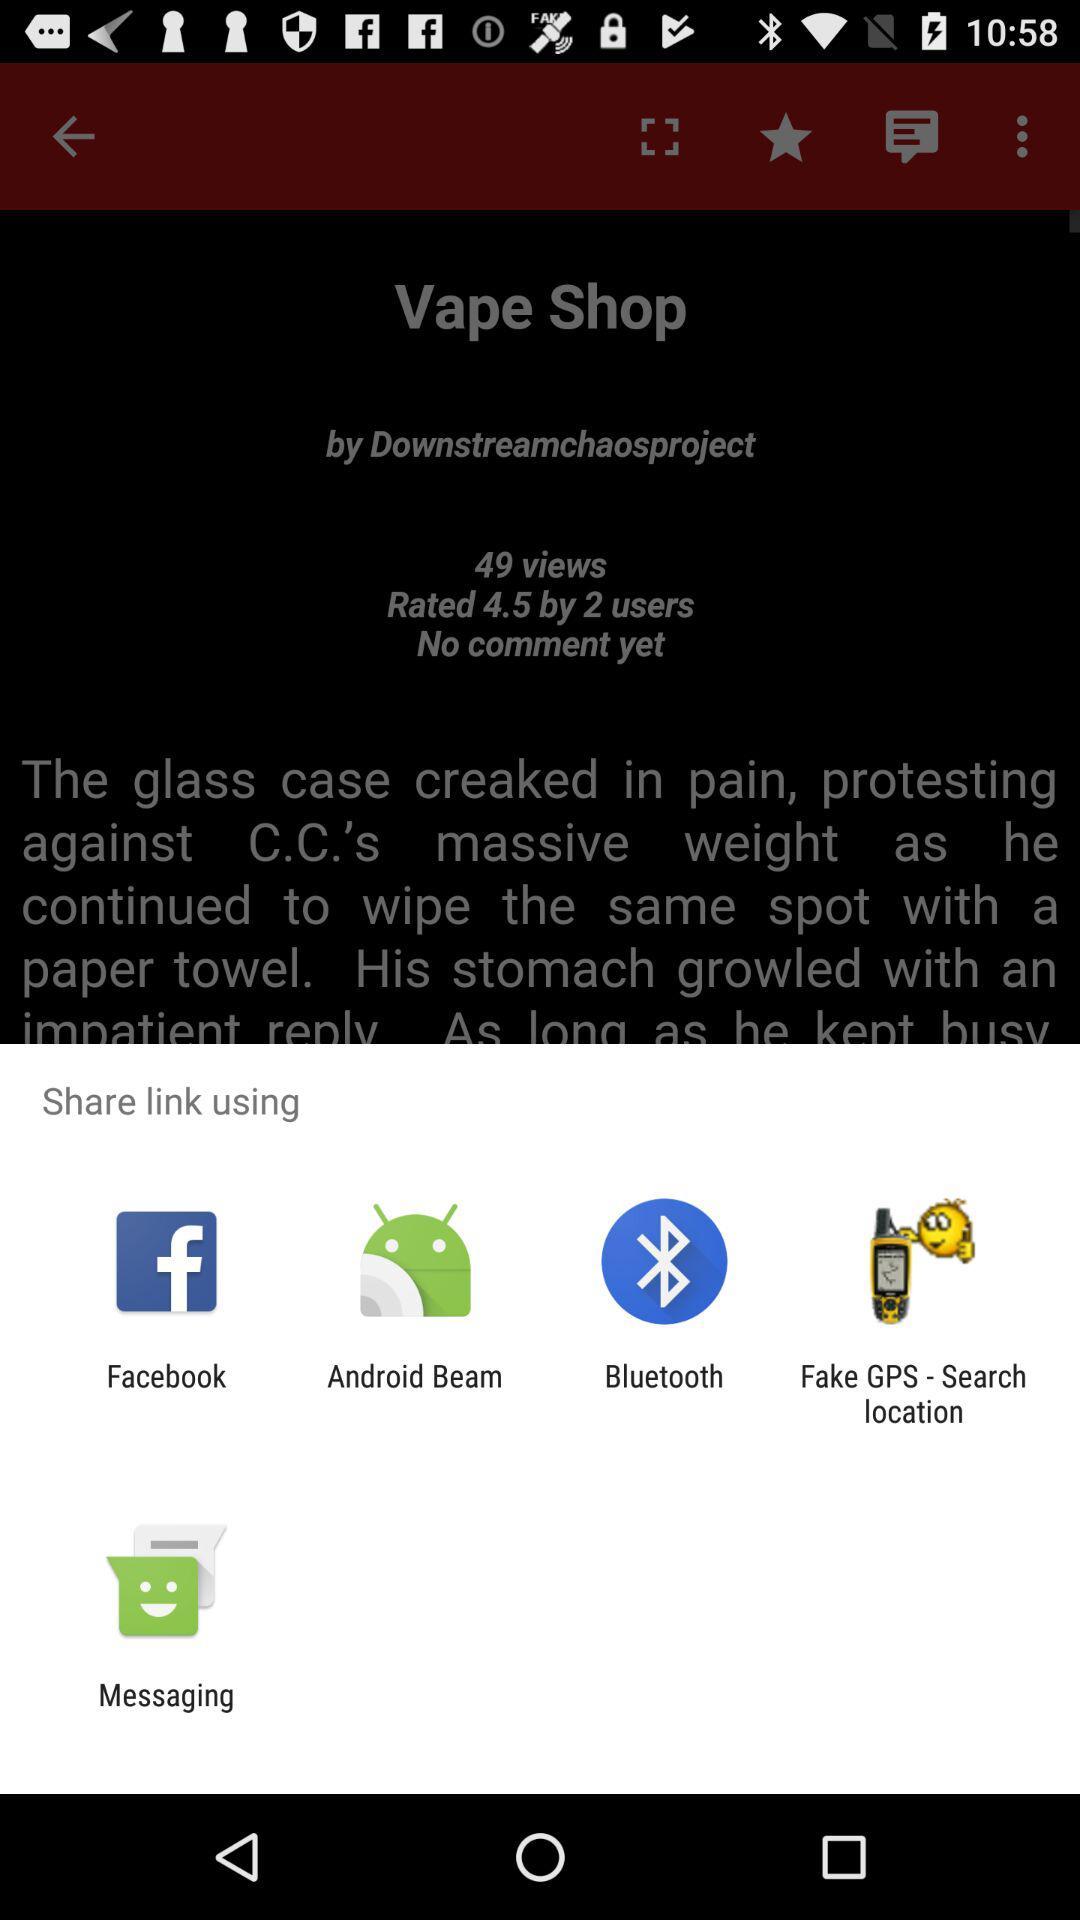 Image resolution: width=1080 pixels, height=1920 pixels. What do you see at coordinates (165, 1711) in the screenshot?
I see `the messaging icon` at bounding box center [165, 1711].